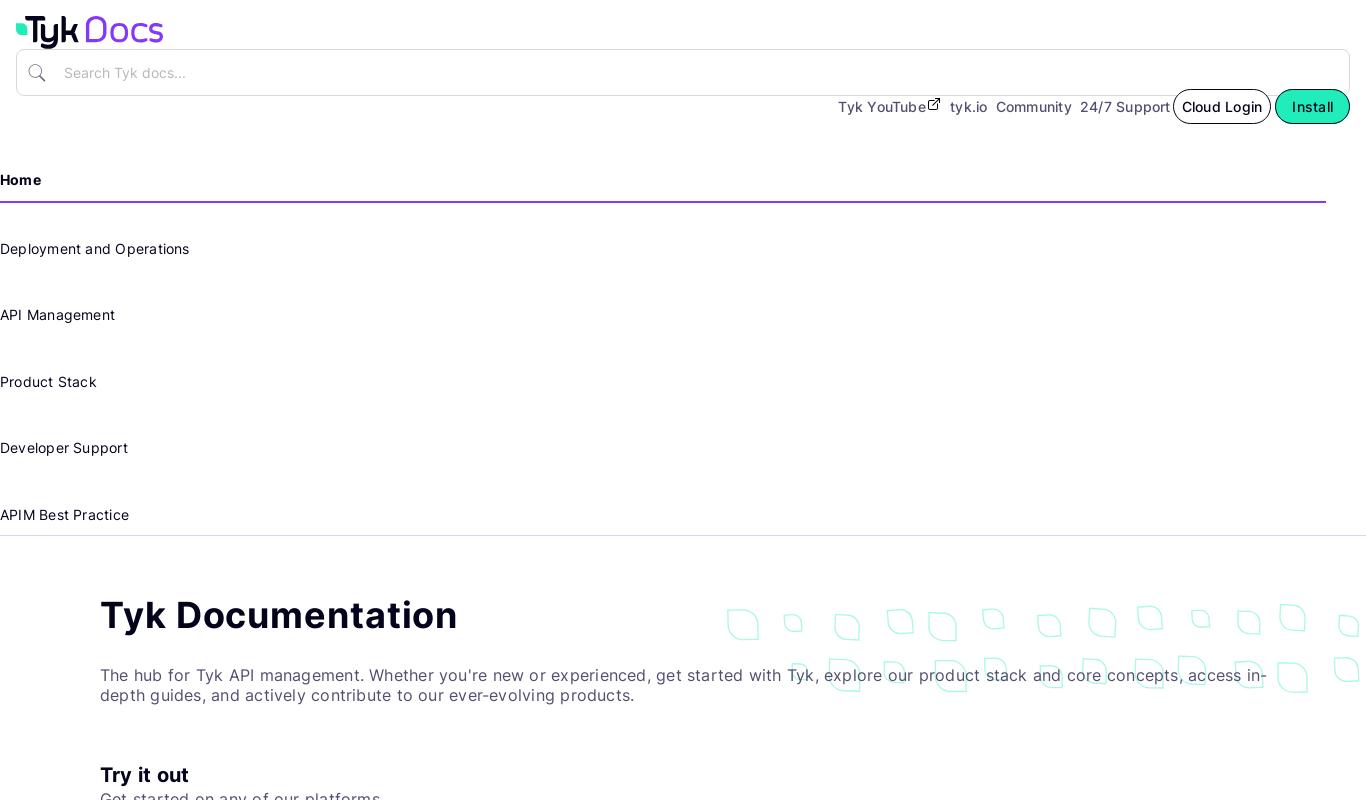 This screenshot has width=1366, height=800. What do you see at coordinates (968, 104) in the screenshot?
I see `'tyk.io'` at bounding box center [968, 104].